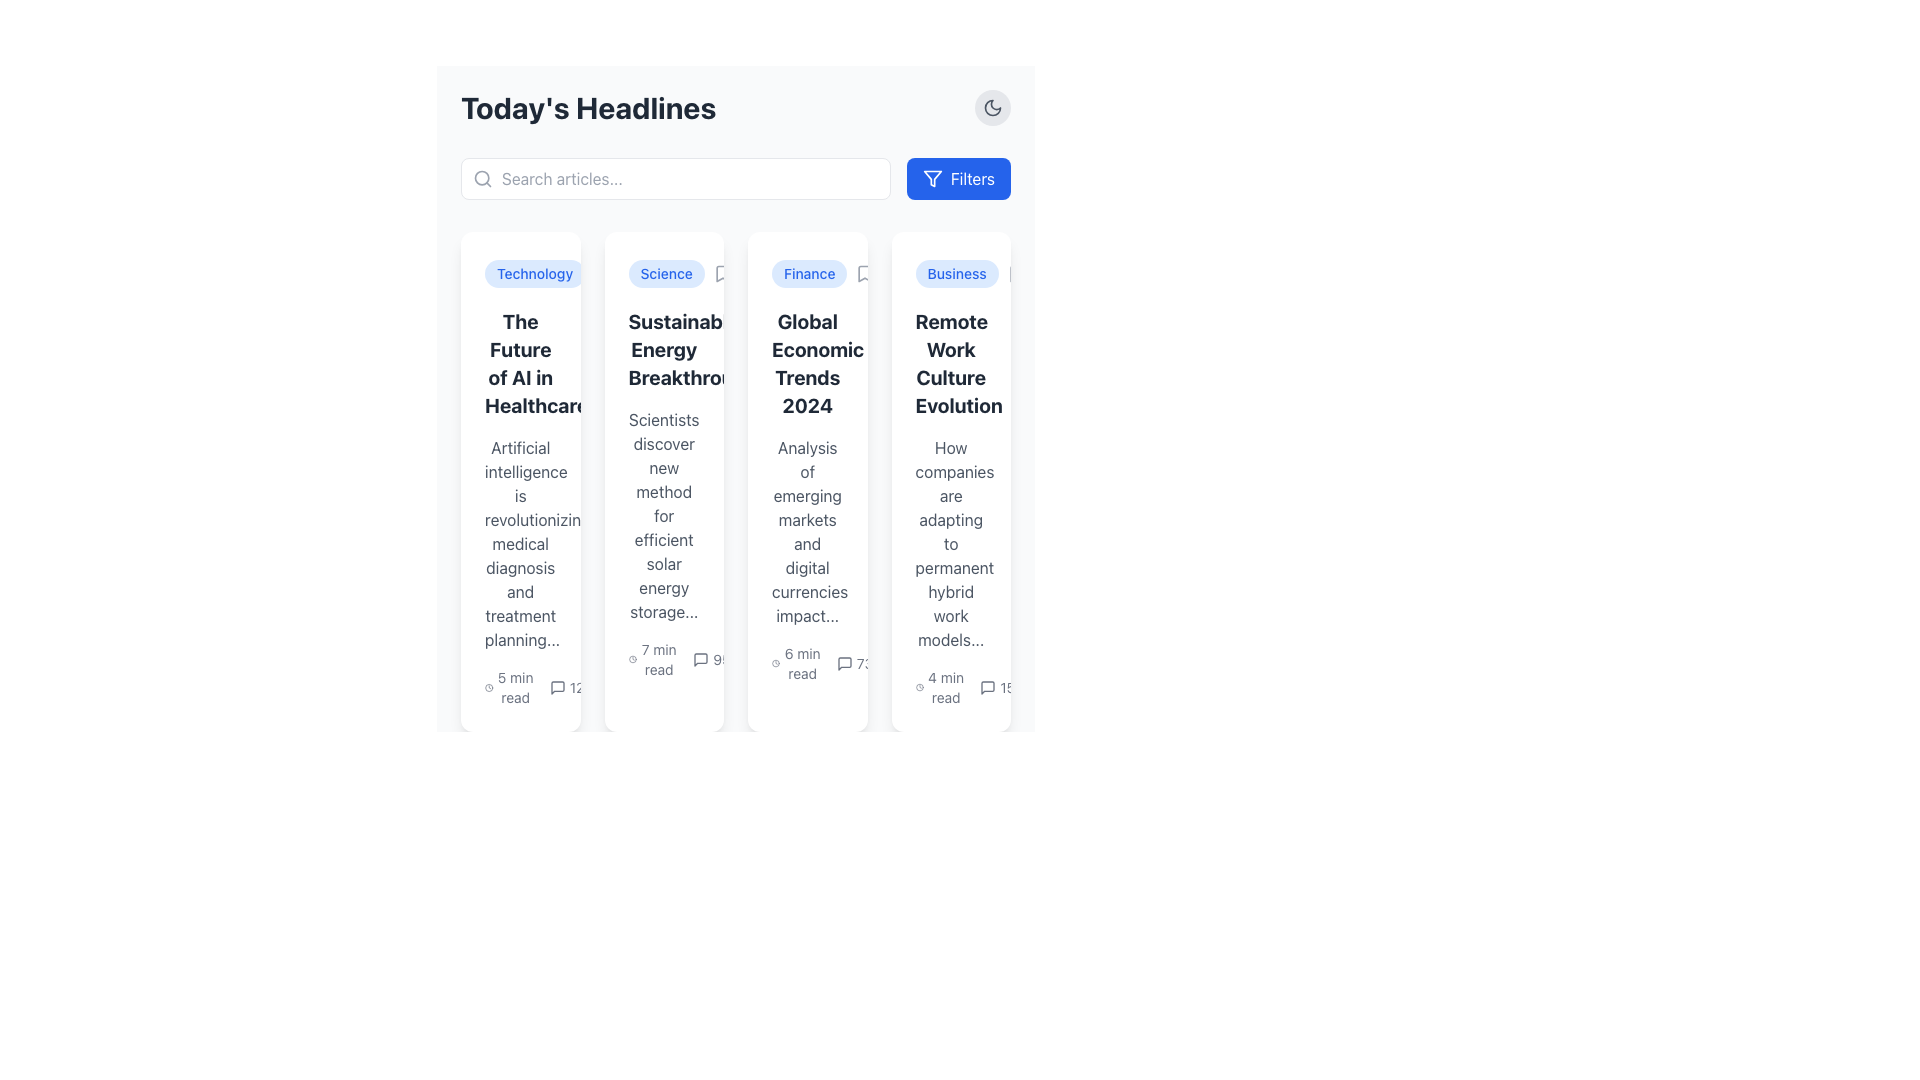 This screenshot has height=1080, width=1920. What do you see at coordinates (938, 686) in the screenshot?
I see `the '4 min read' text with clock icon located in the bottom section of the fourth card from the left` at bounding box center [938, 686].